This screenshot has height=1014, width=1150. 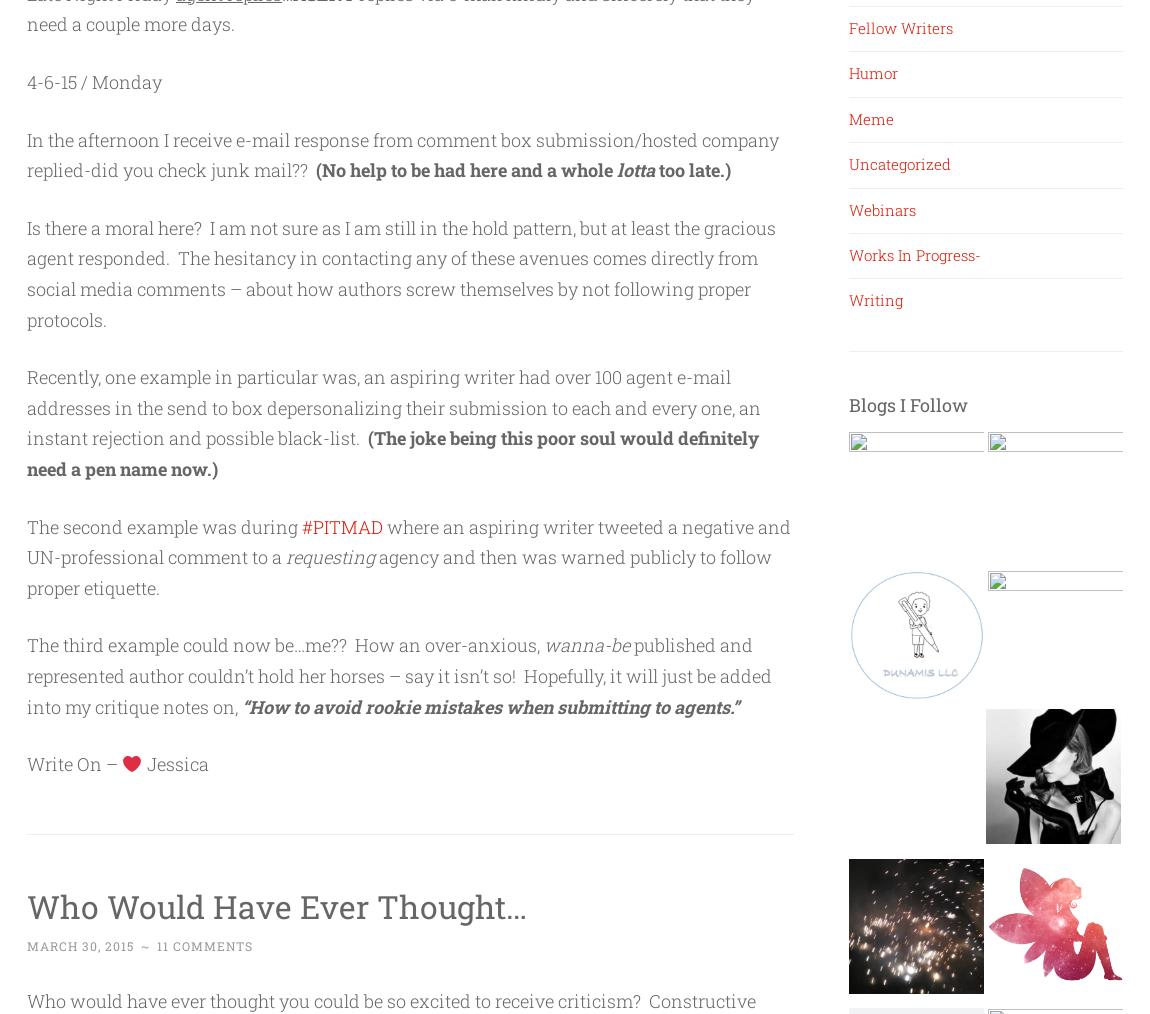 I want to click on '11 Comments', so click(x=204, y=945).